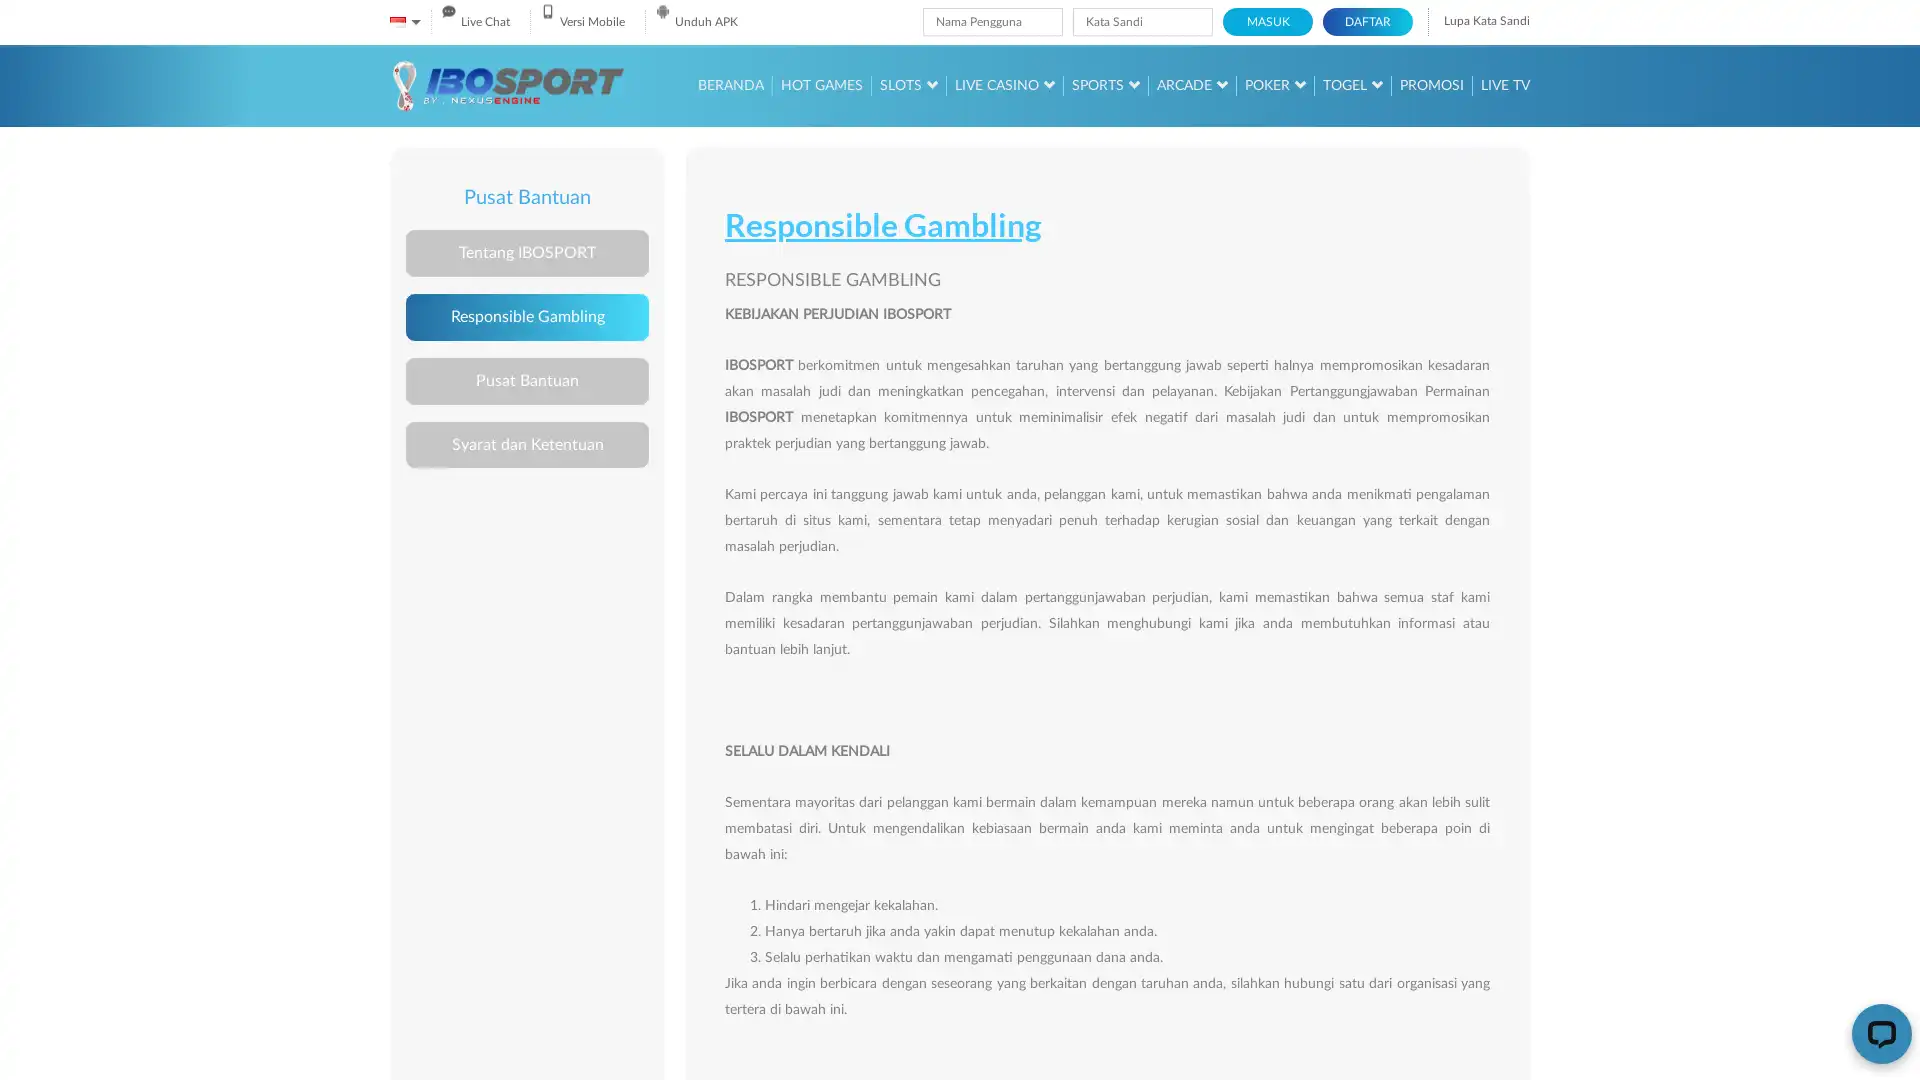  Describe the element at coordinates (1266, 22) in the screenshot. I see `Masuk` at that location.